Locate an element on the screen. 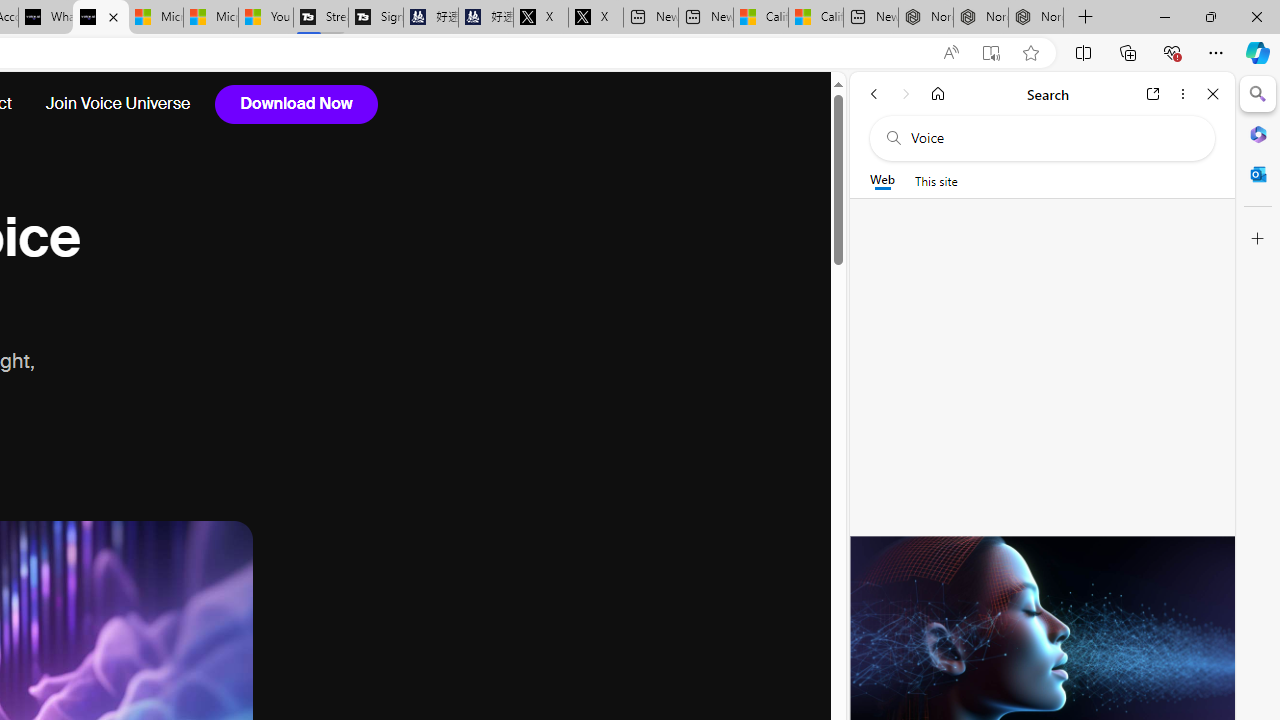  'Read aloud this page (Ctrl+Shift+U)' is located at coordinates (950, 52).